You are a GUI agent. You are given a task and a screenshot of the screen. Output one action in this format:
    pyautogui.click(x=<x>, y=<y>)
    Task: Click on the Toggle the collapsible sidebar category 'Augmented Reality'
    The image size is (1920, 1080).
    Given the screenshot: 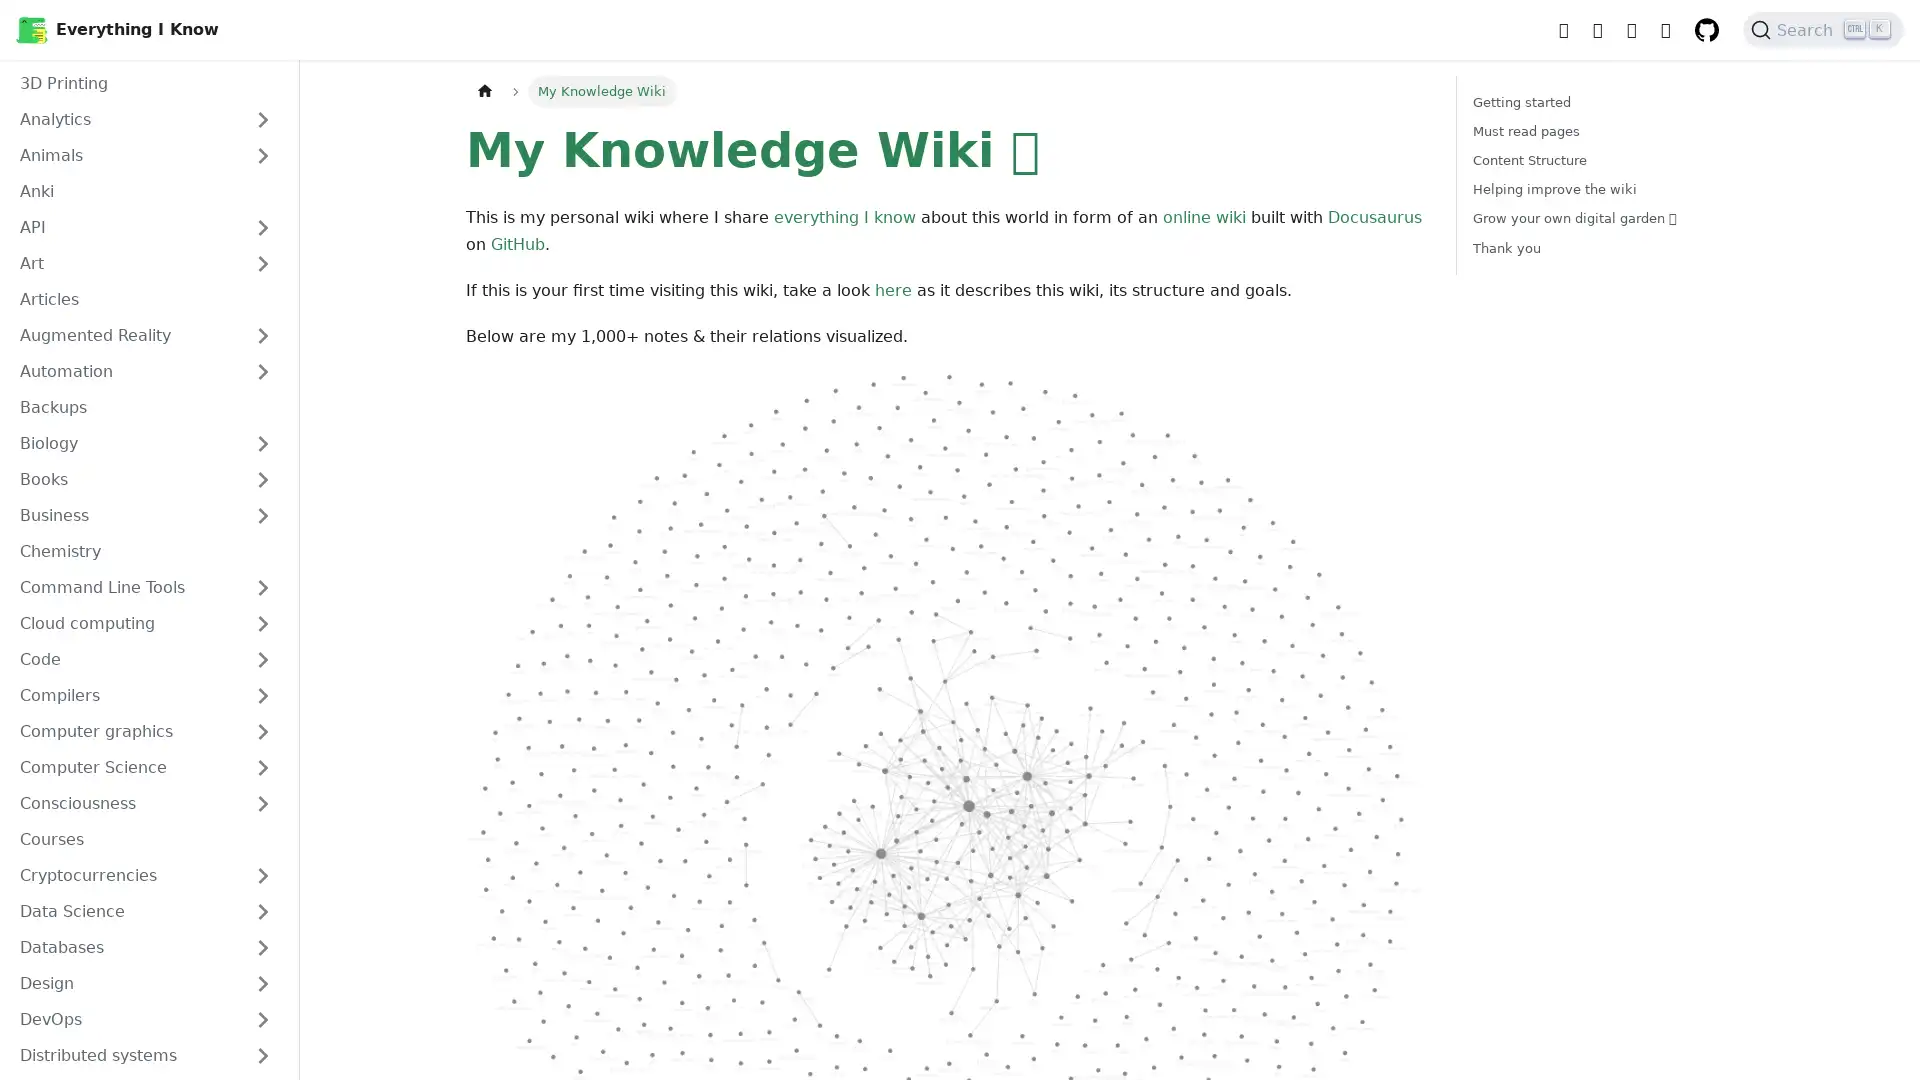 What is the action you would take?
    pyautogui.click(x=262, y=334)
    